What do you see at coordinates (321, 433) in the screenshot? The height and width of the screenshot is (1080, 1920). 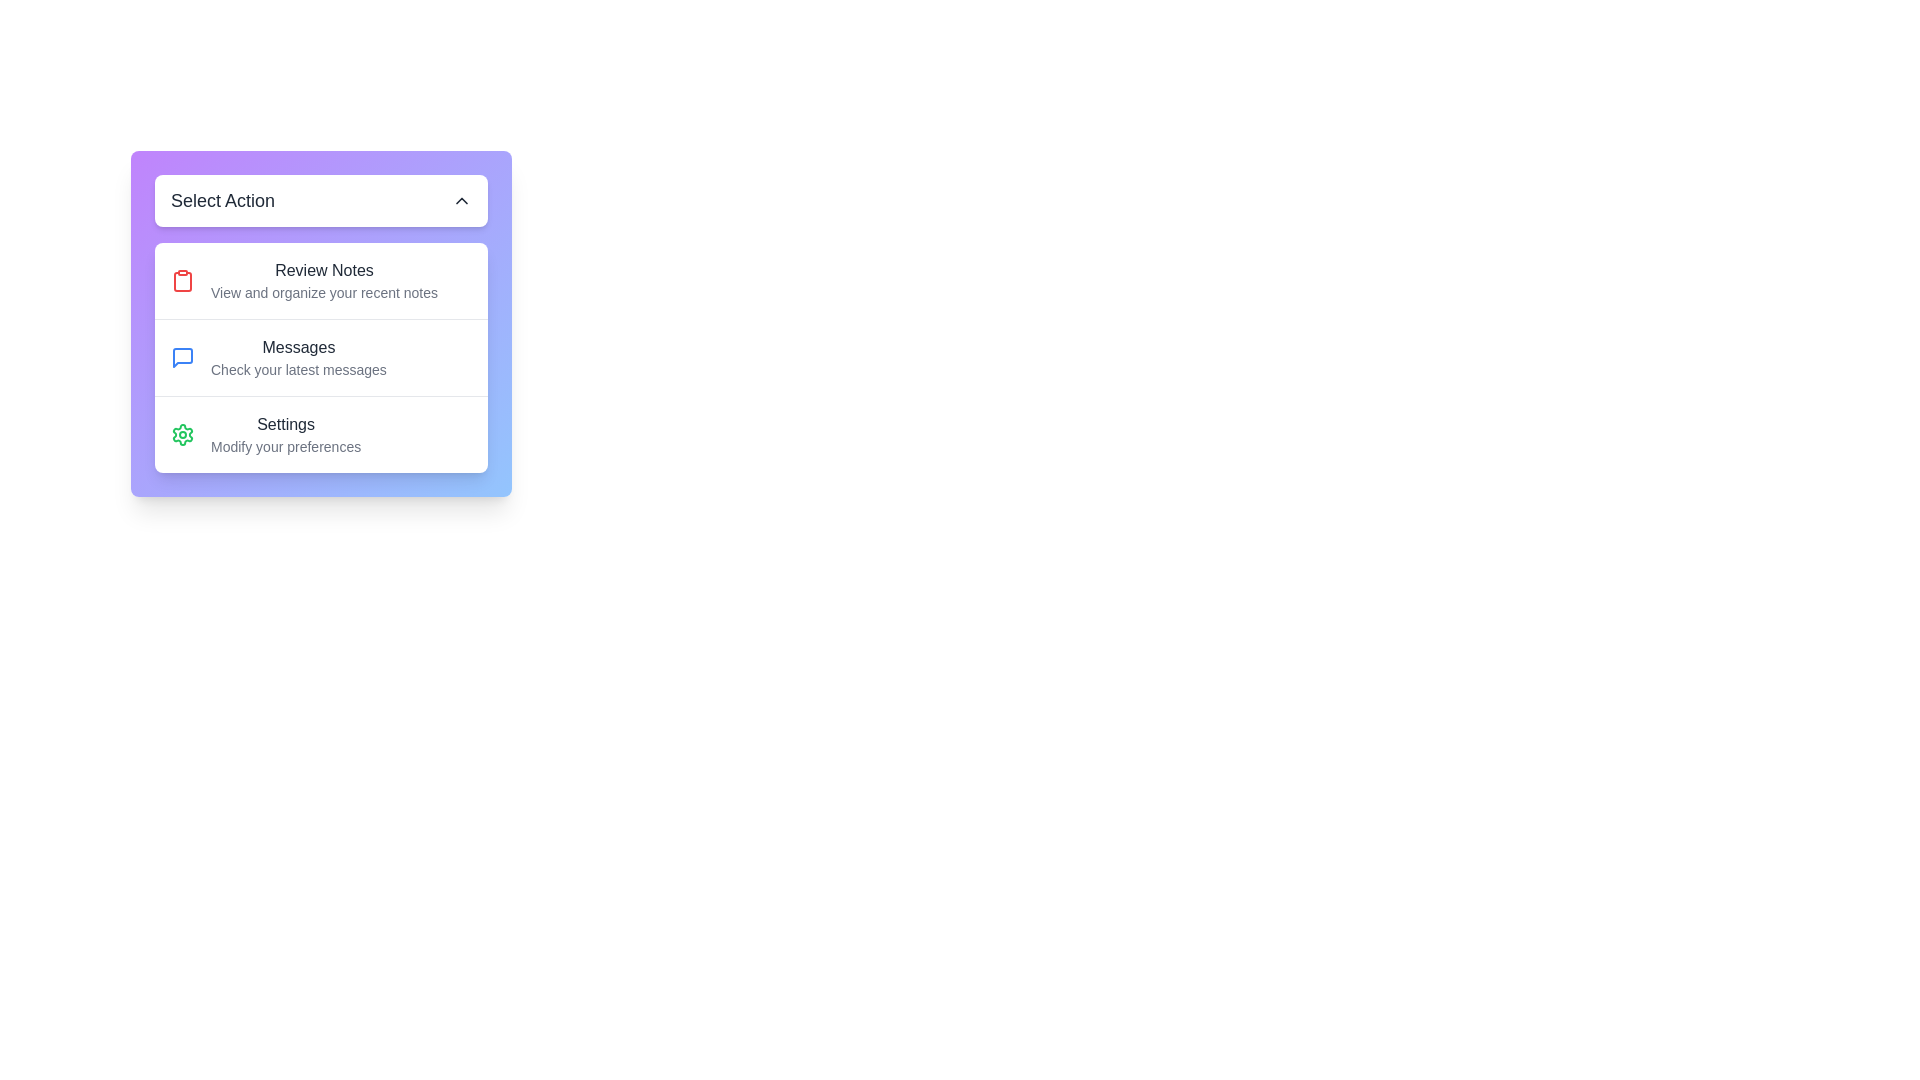 I see `the clickable menu item labeled 'Settings', which features a green gear icon and text that reads 'Modify your preferences'. This element is the third option in a vertically stacked group under 'Select Action'` at bounding box center [321, 433].